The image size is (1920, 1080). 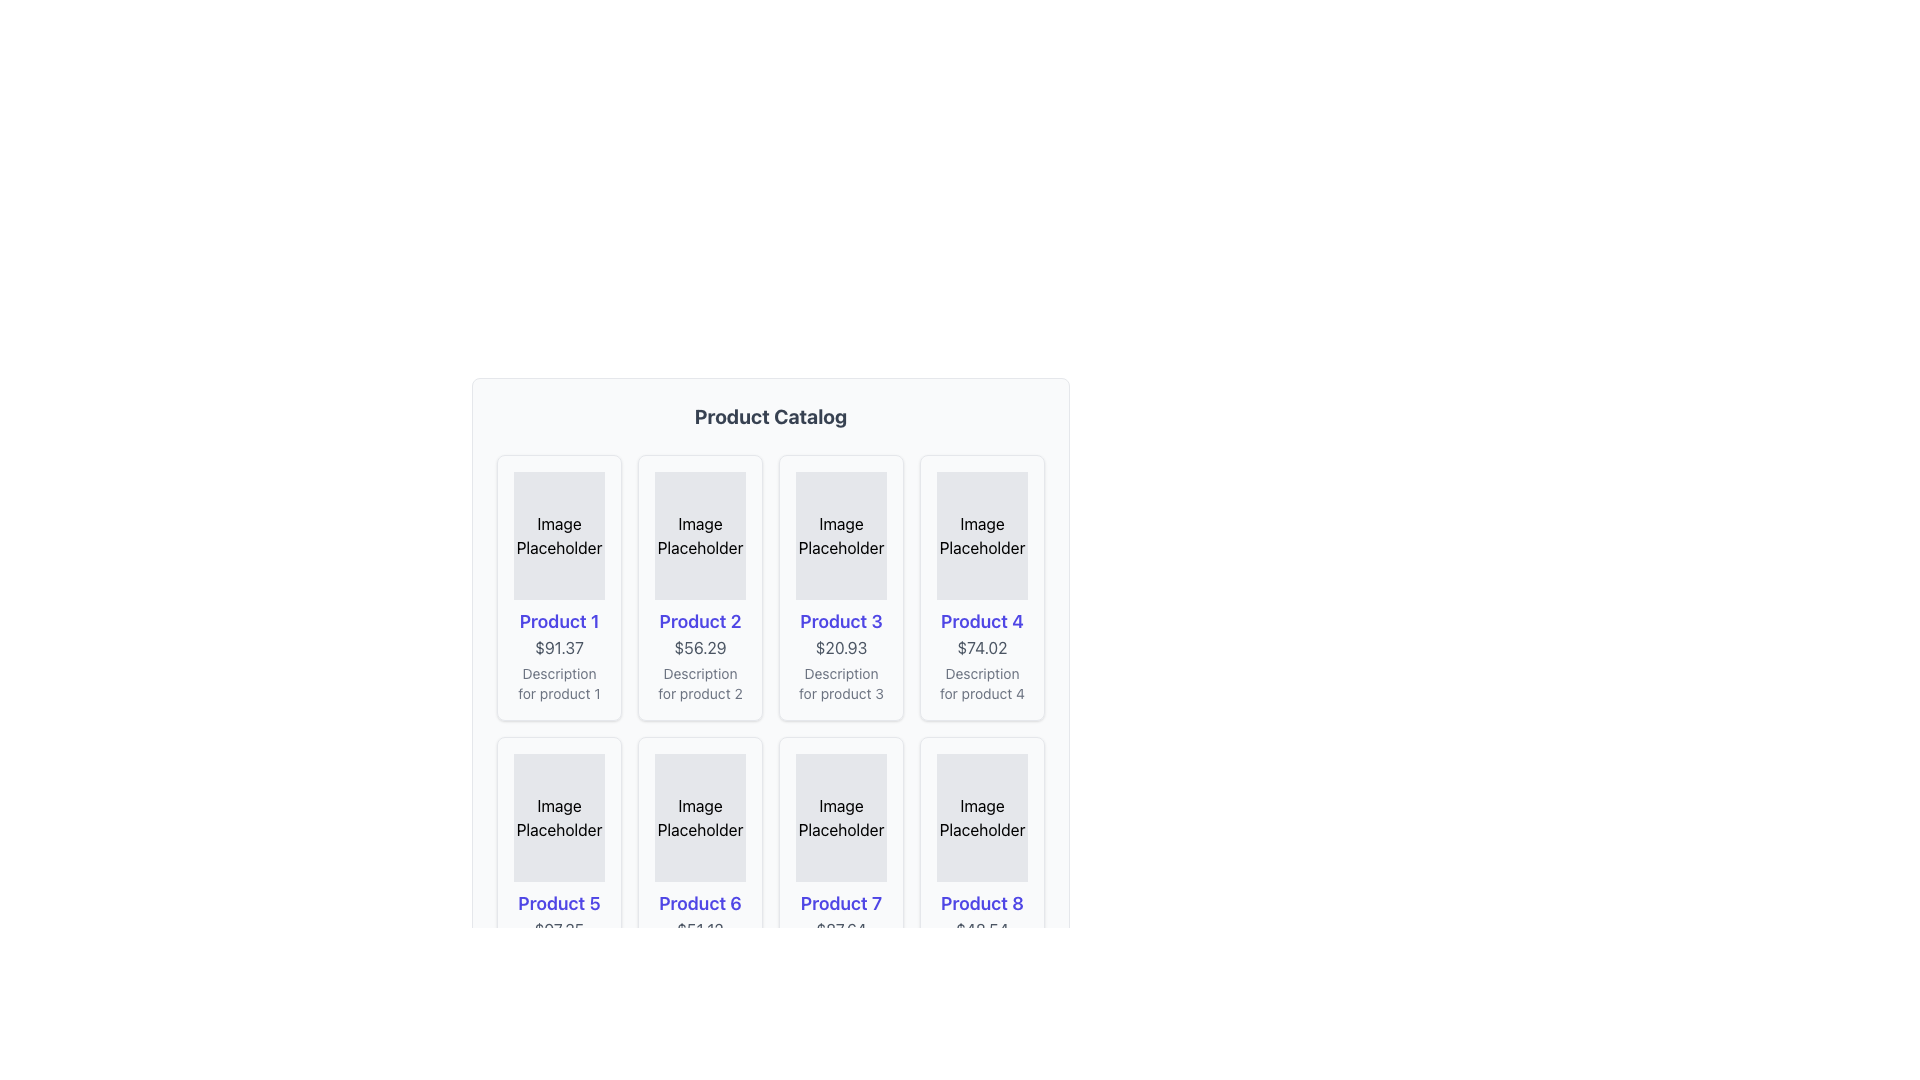 What do you see at coordinates (982, 929) in the screenshot?
I see `price displayed in the text element located below 'Product 8' and above the product description, which shows '$48.54'` at bounding box center [982, 929].